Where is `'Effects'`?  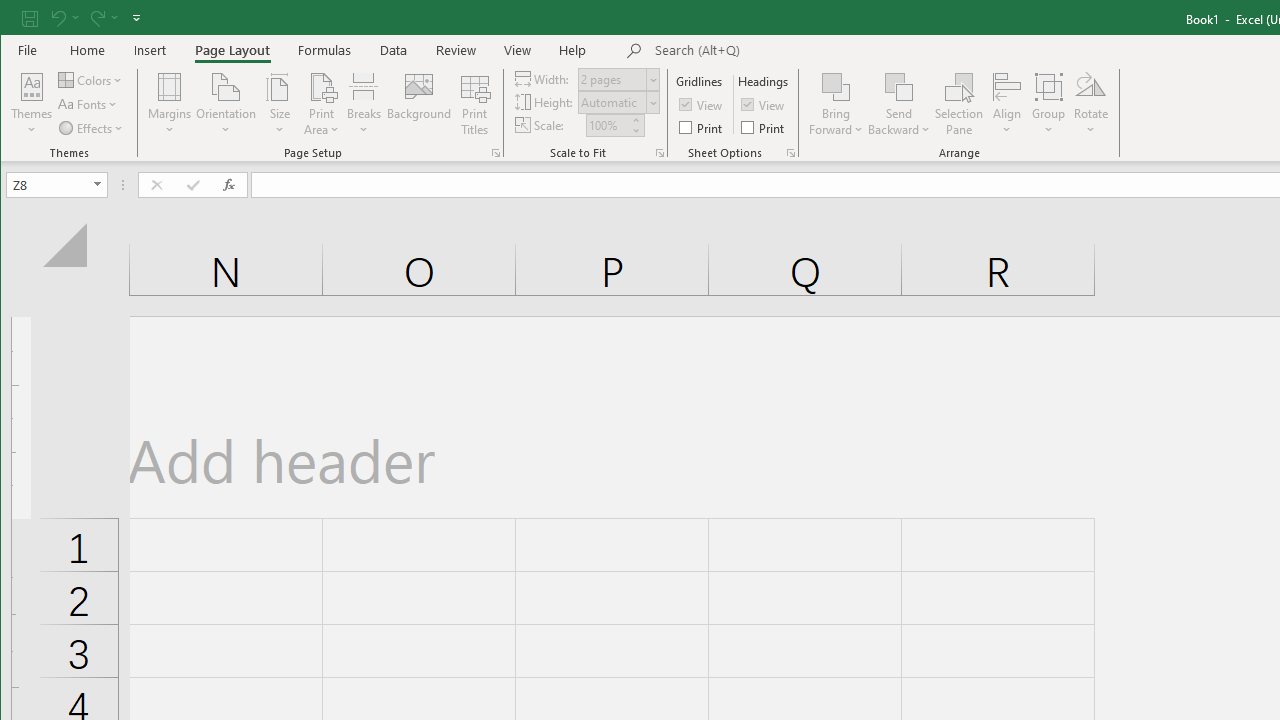
'Effects' is located at coordinates (91, 128).